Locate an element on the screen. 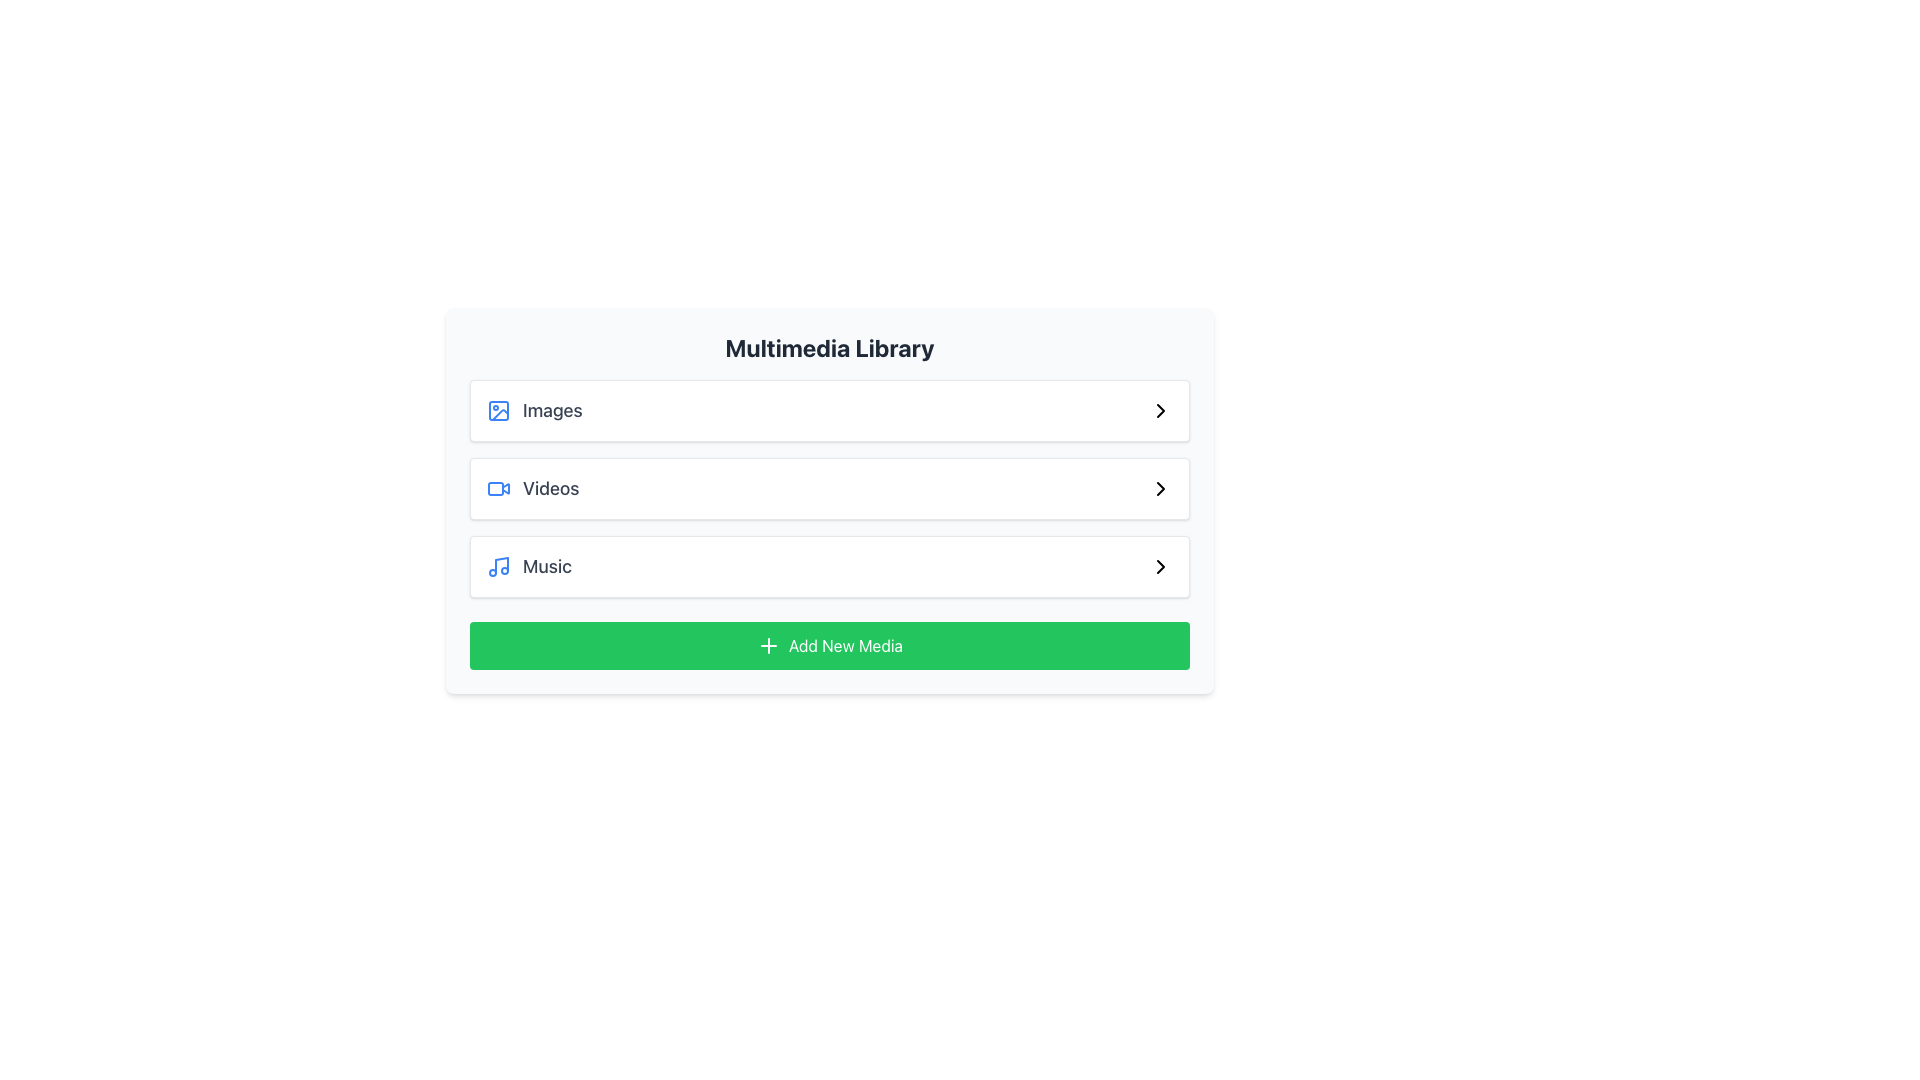  the plus sign icon with a green background located to the left of the 'Add New Media' text is located at coordinates (767, 645).